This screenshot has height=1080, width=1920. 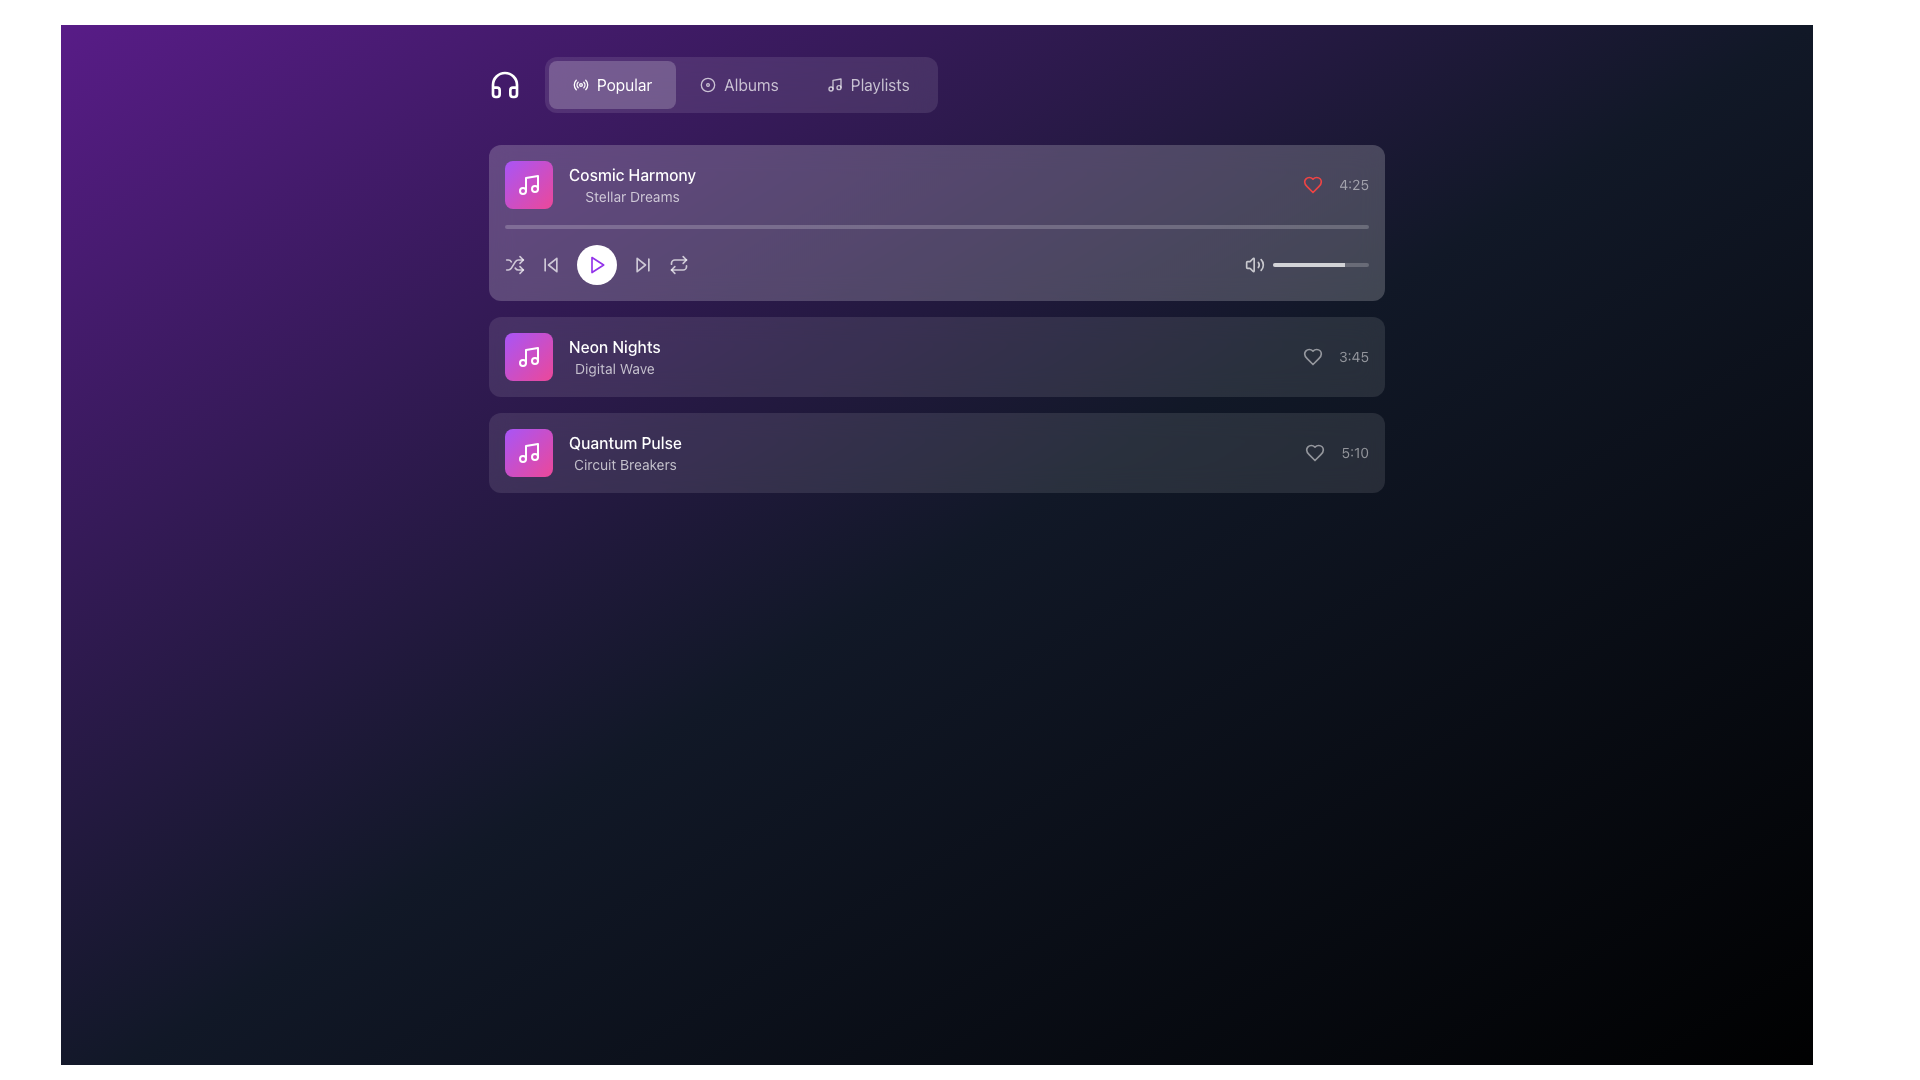 I want to click on volume, so click(x=1363, y=264).